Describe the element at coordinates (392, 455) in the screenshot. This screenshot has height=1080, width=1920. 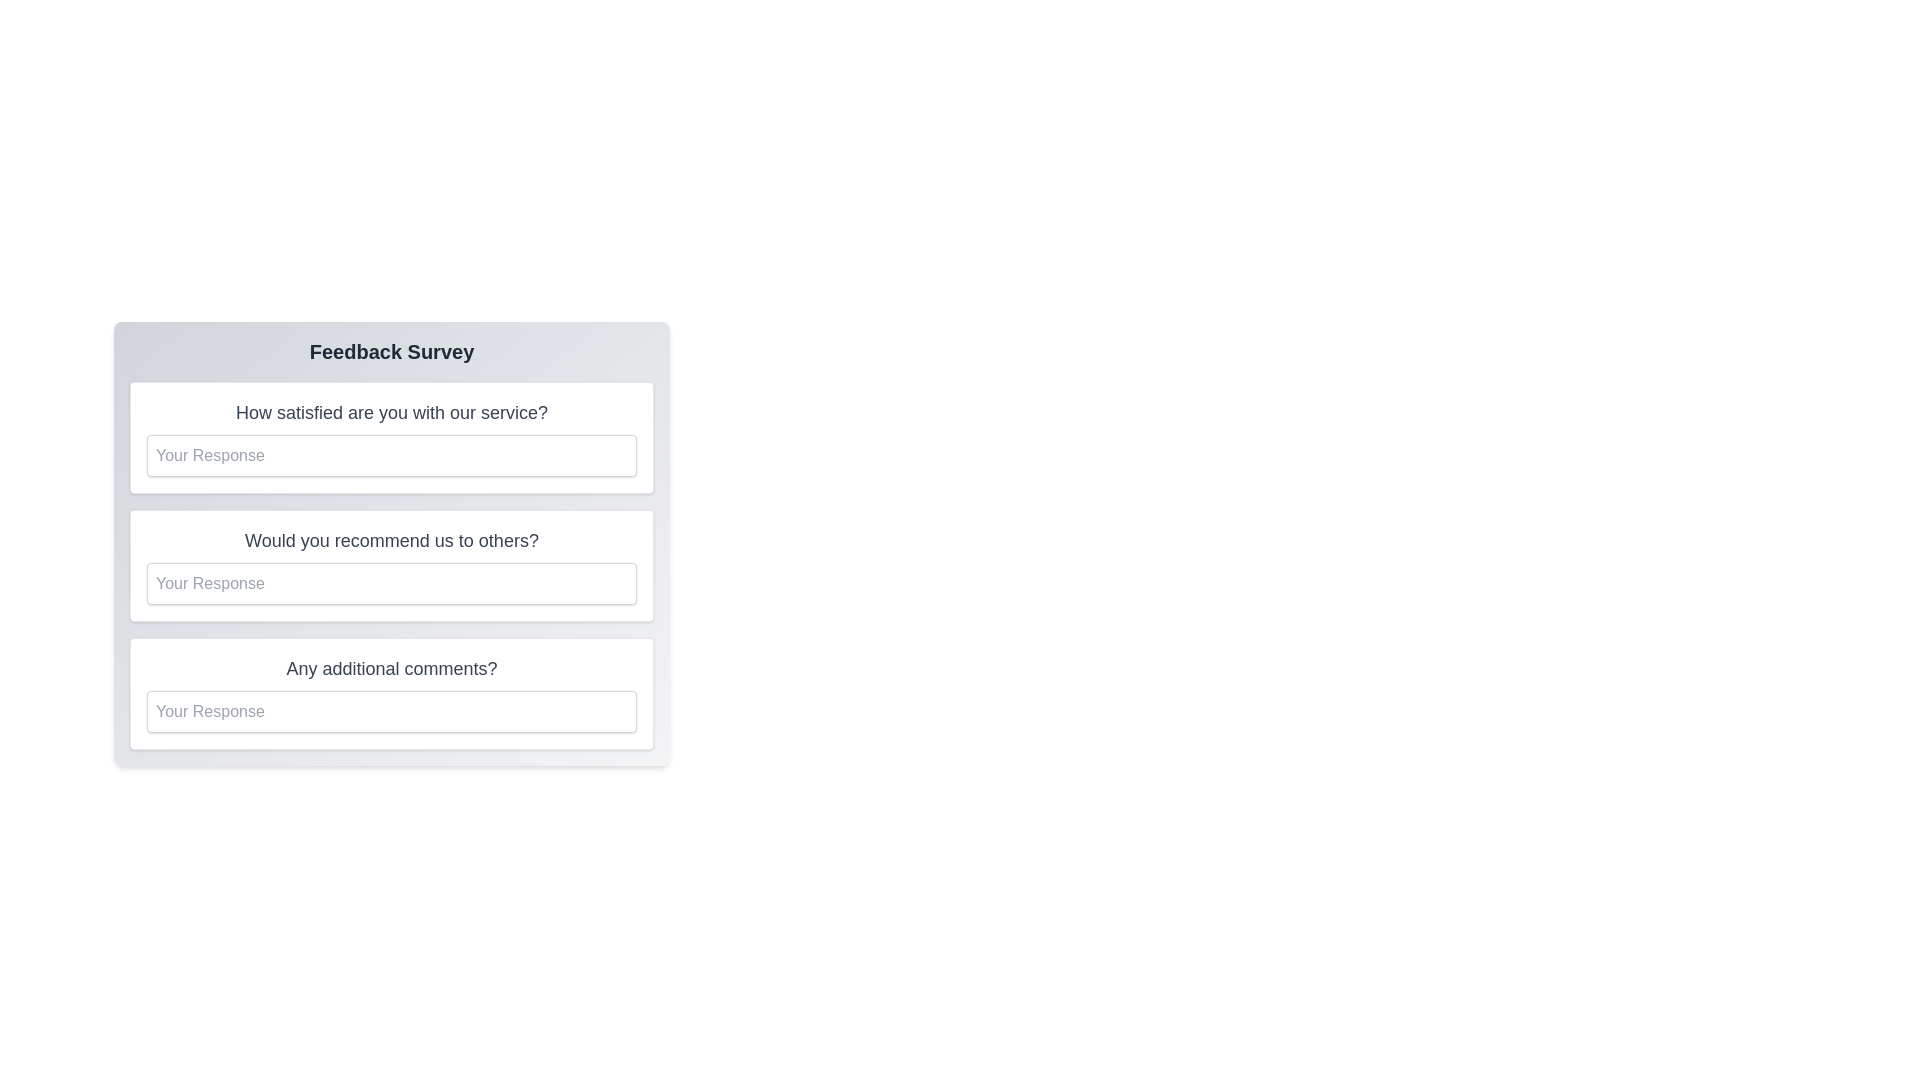
I see `the text input field for How satisfied are you with our service?` at that location.